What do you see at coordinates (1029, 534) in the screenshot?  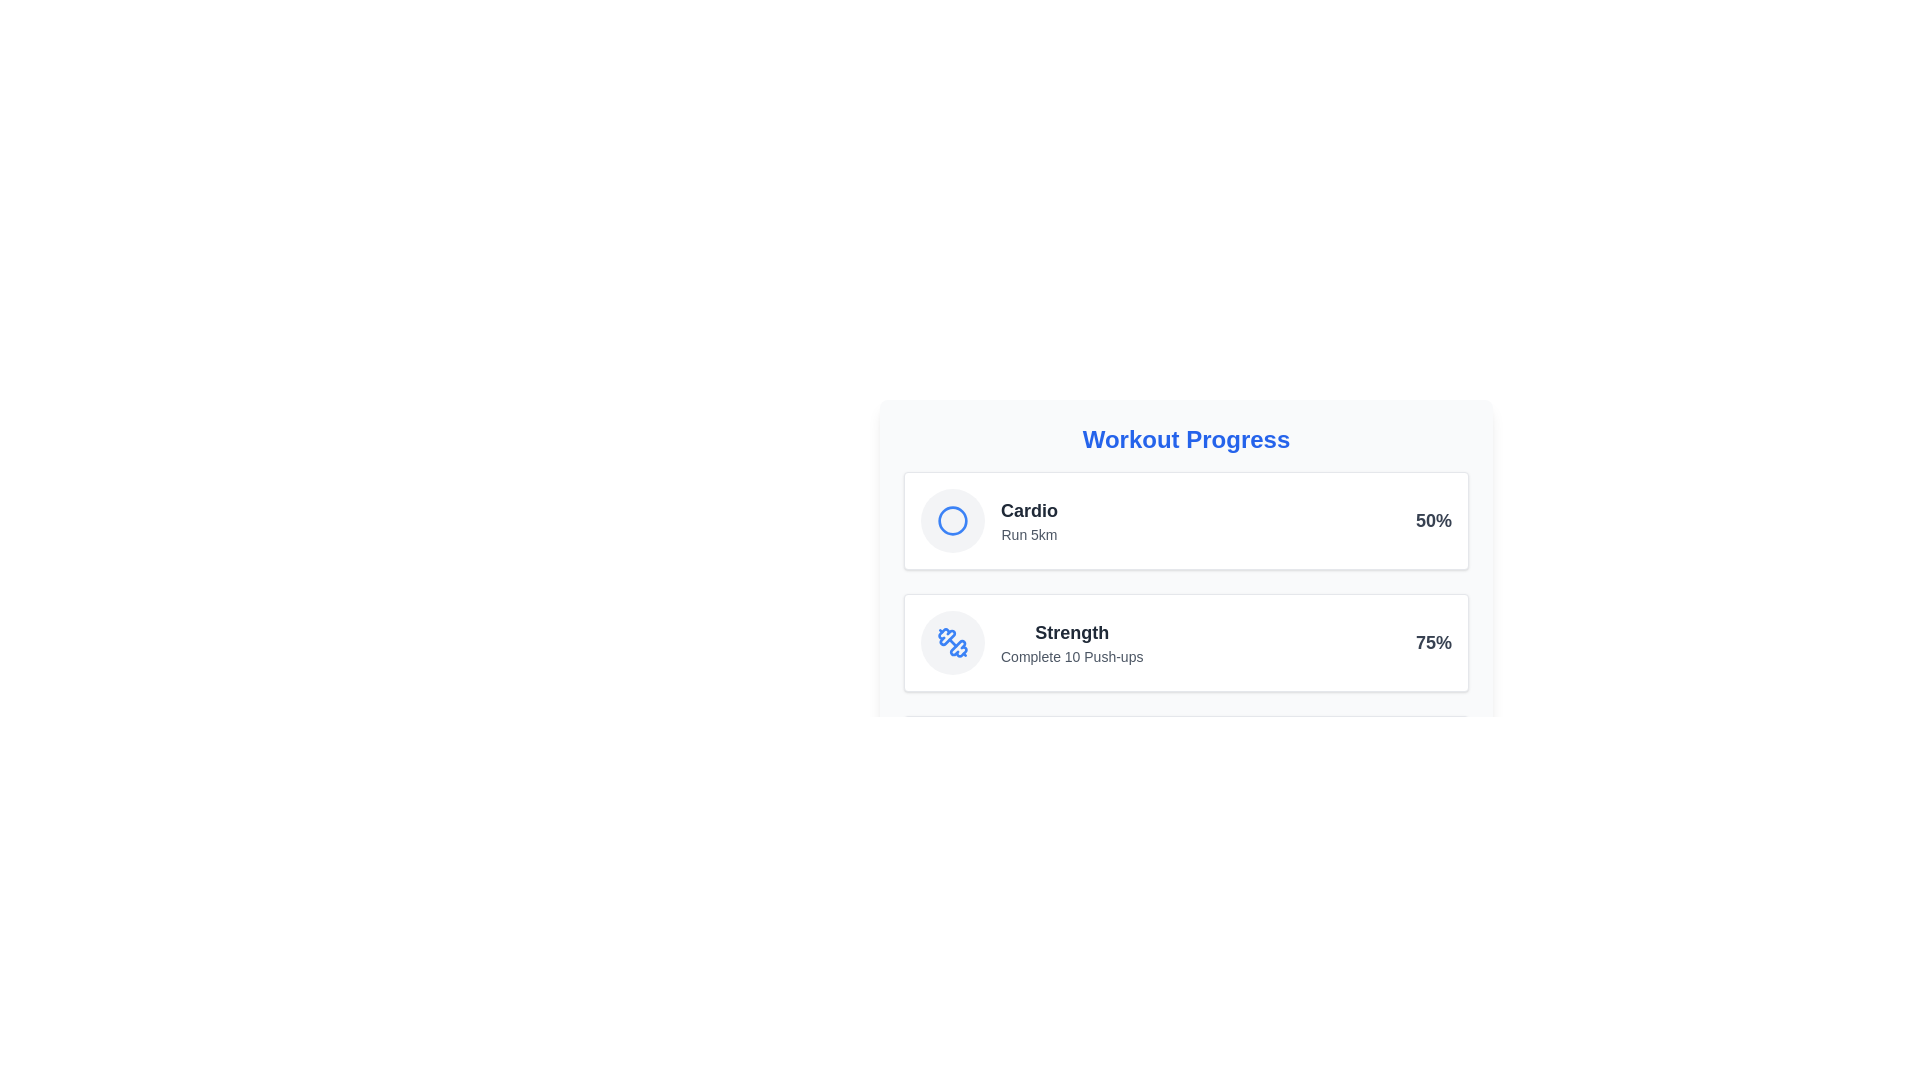 I see `the text display that shows 'Run 5km', which is located below the 'Cardio' label in the workout progress section` at bounding box center [1029, 534].